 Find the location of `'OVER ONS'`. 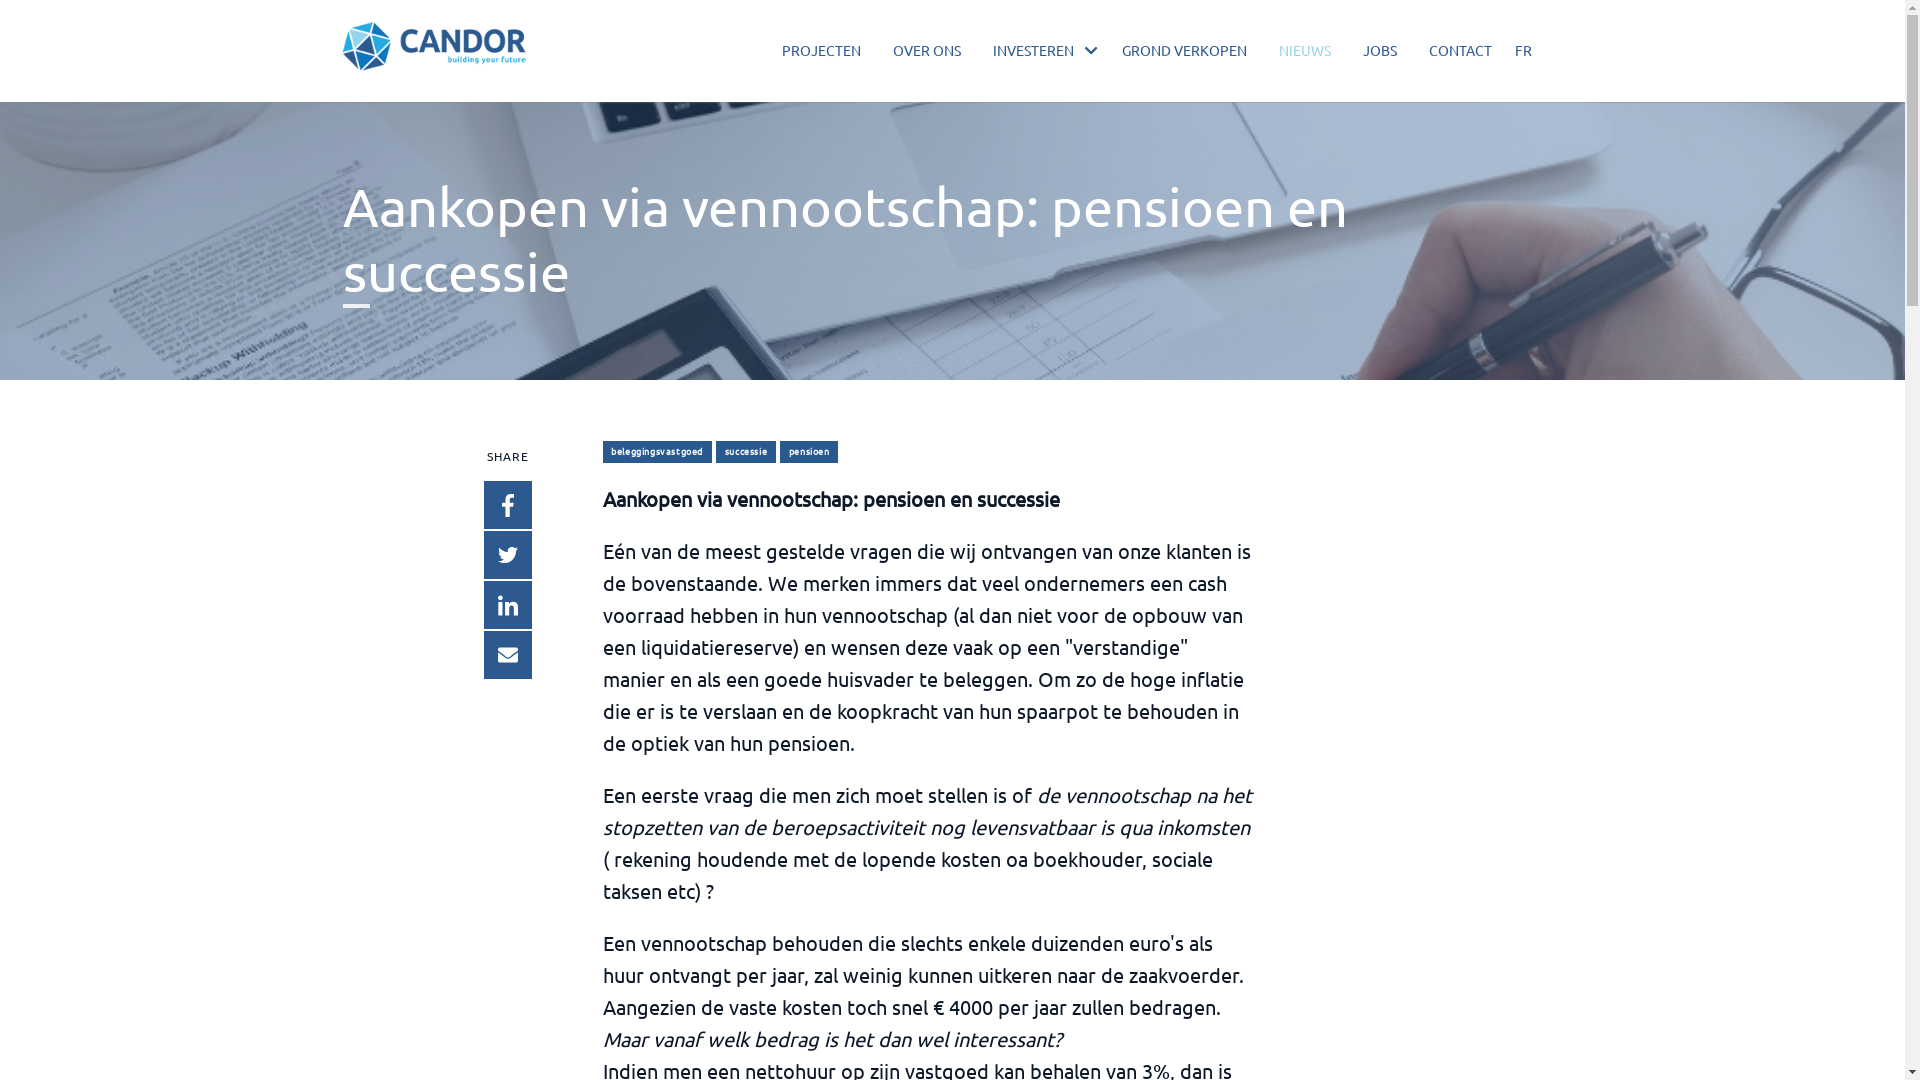

'OVER ONS' is located at coordinates (891, 49).